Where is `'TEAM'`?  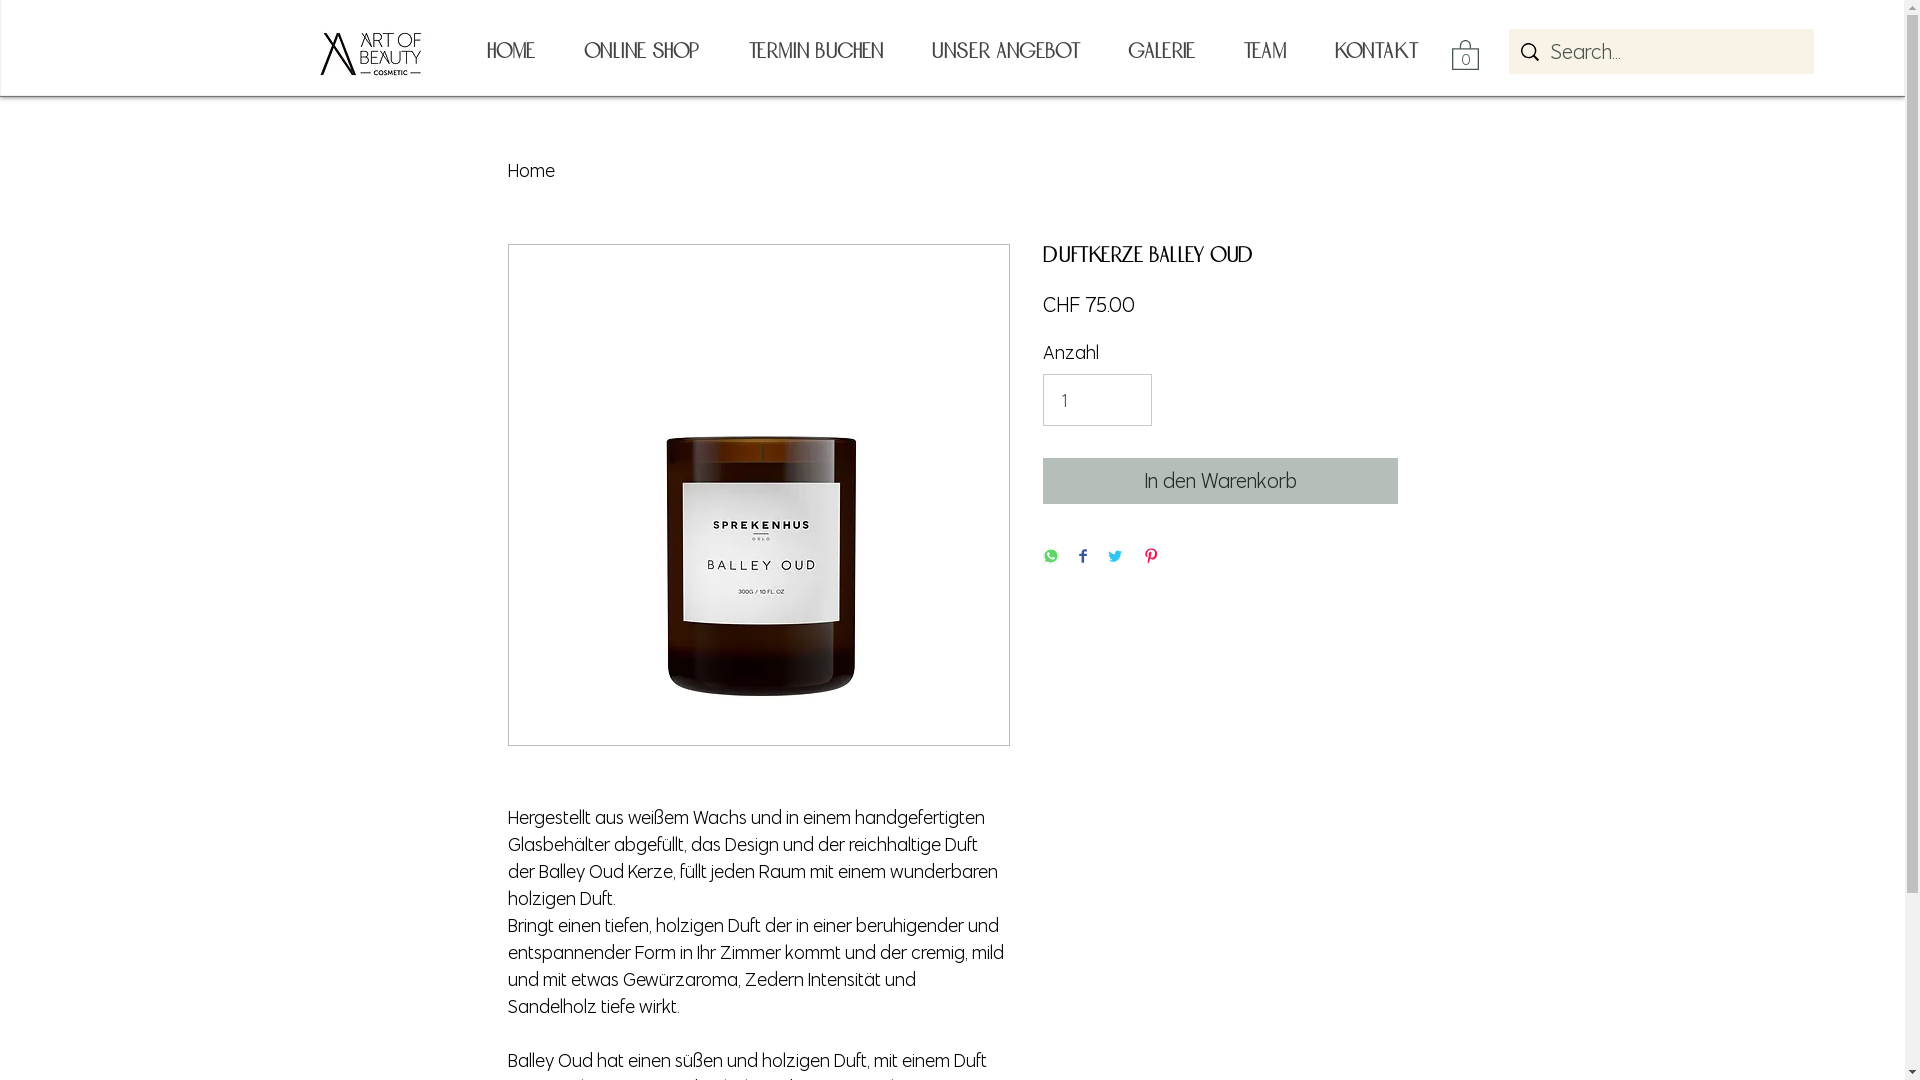 'TEAM' is located at coordinates (1262, 50).